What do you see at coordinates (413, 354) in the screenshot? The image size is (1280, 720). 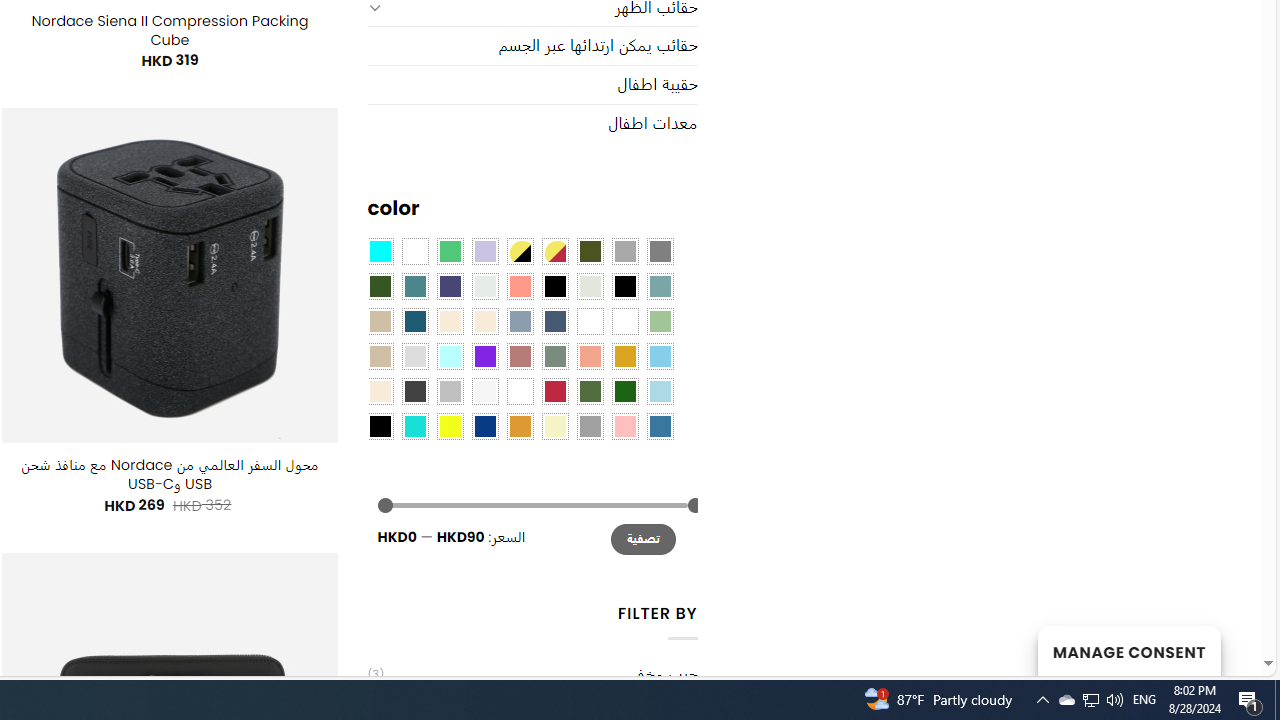 I see `'Light-Gray'` at bounding box center [413, 354].